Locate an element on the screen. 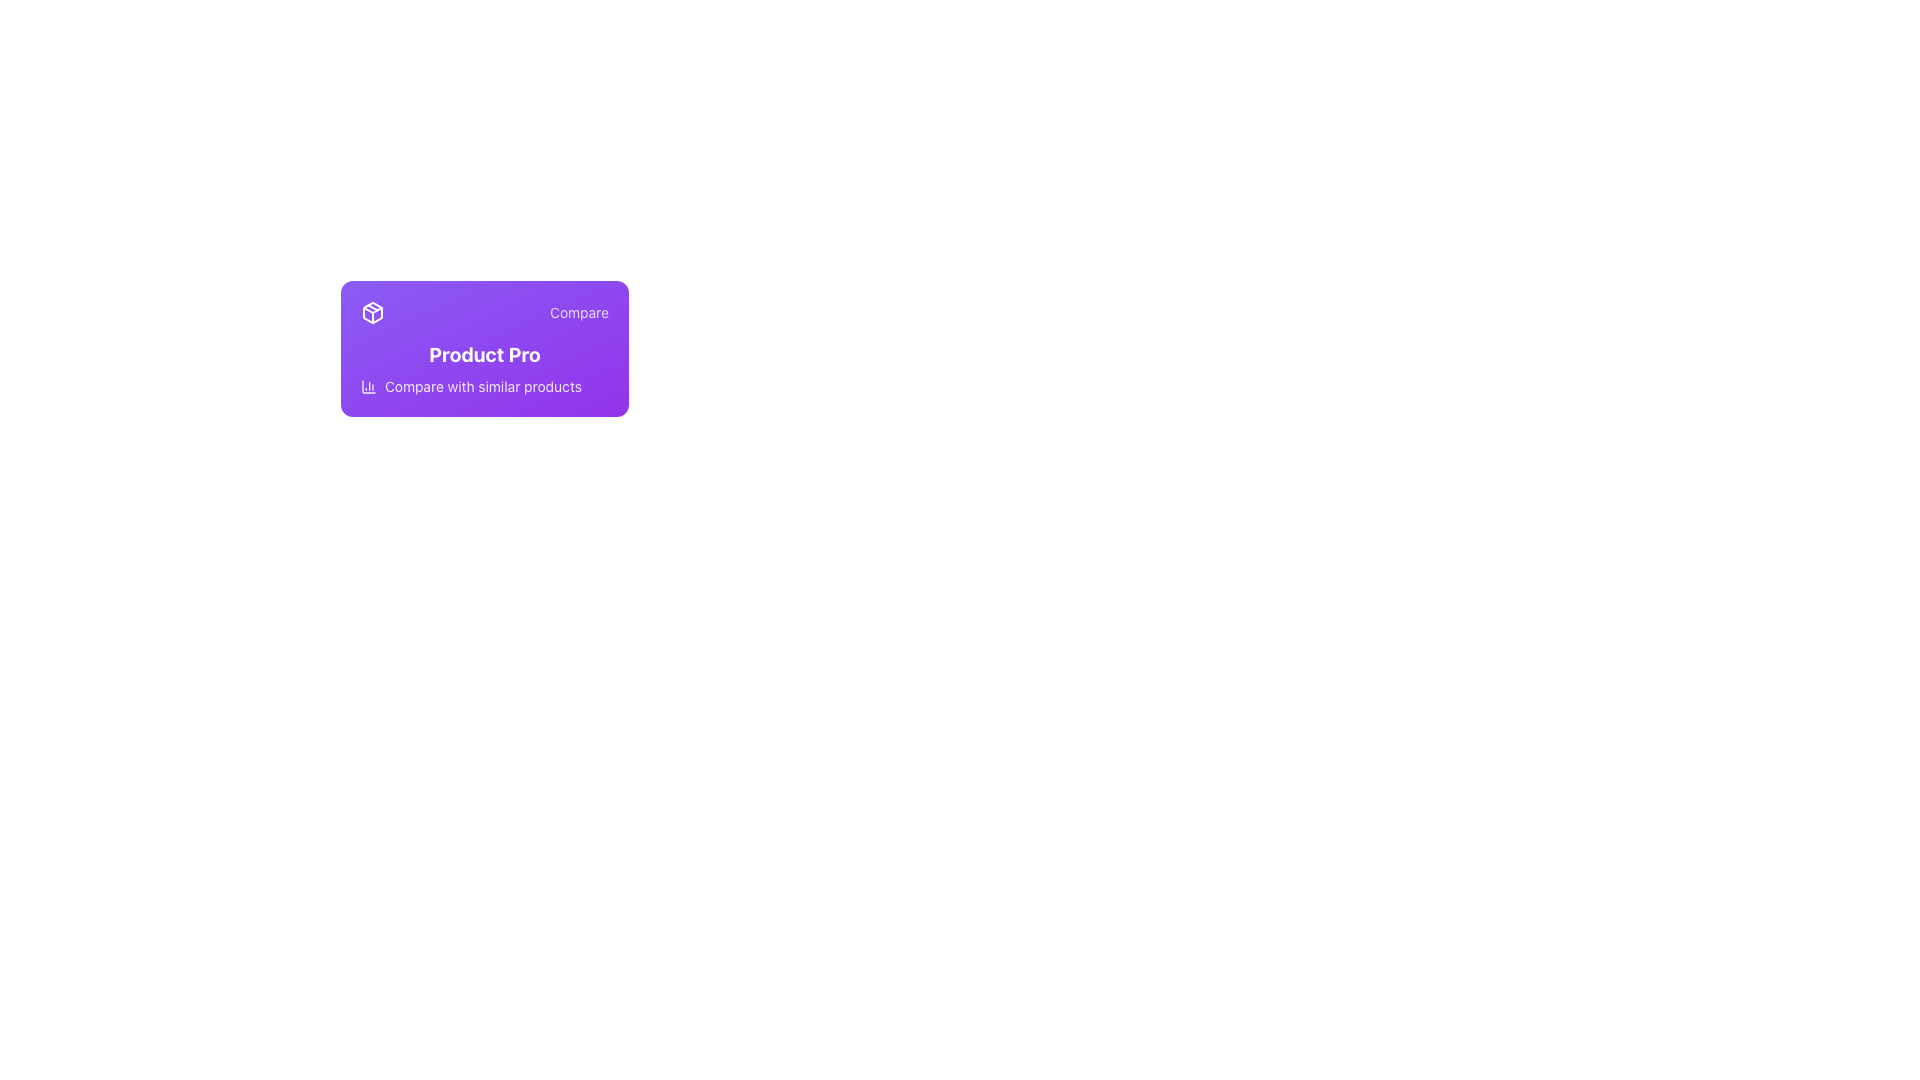 Image resolution: width=1920 pixels, height=1080 pixels. prominent text label displaying 'Product Pro', which is styled in white bold font on a vibrant gradient purple background is located at coordinates (484, 353).